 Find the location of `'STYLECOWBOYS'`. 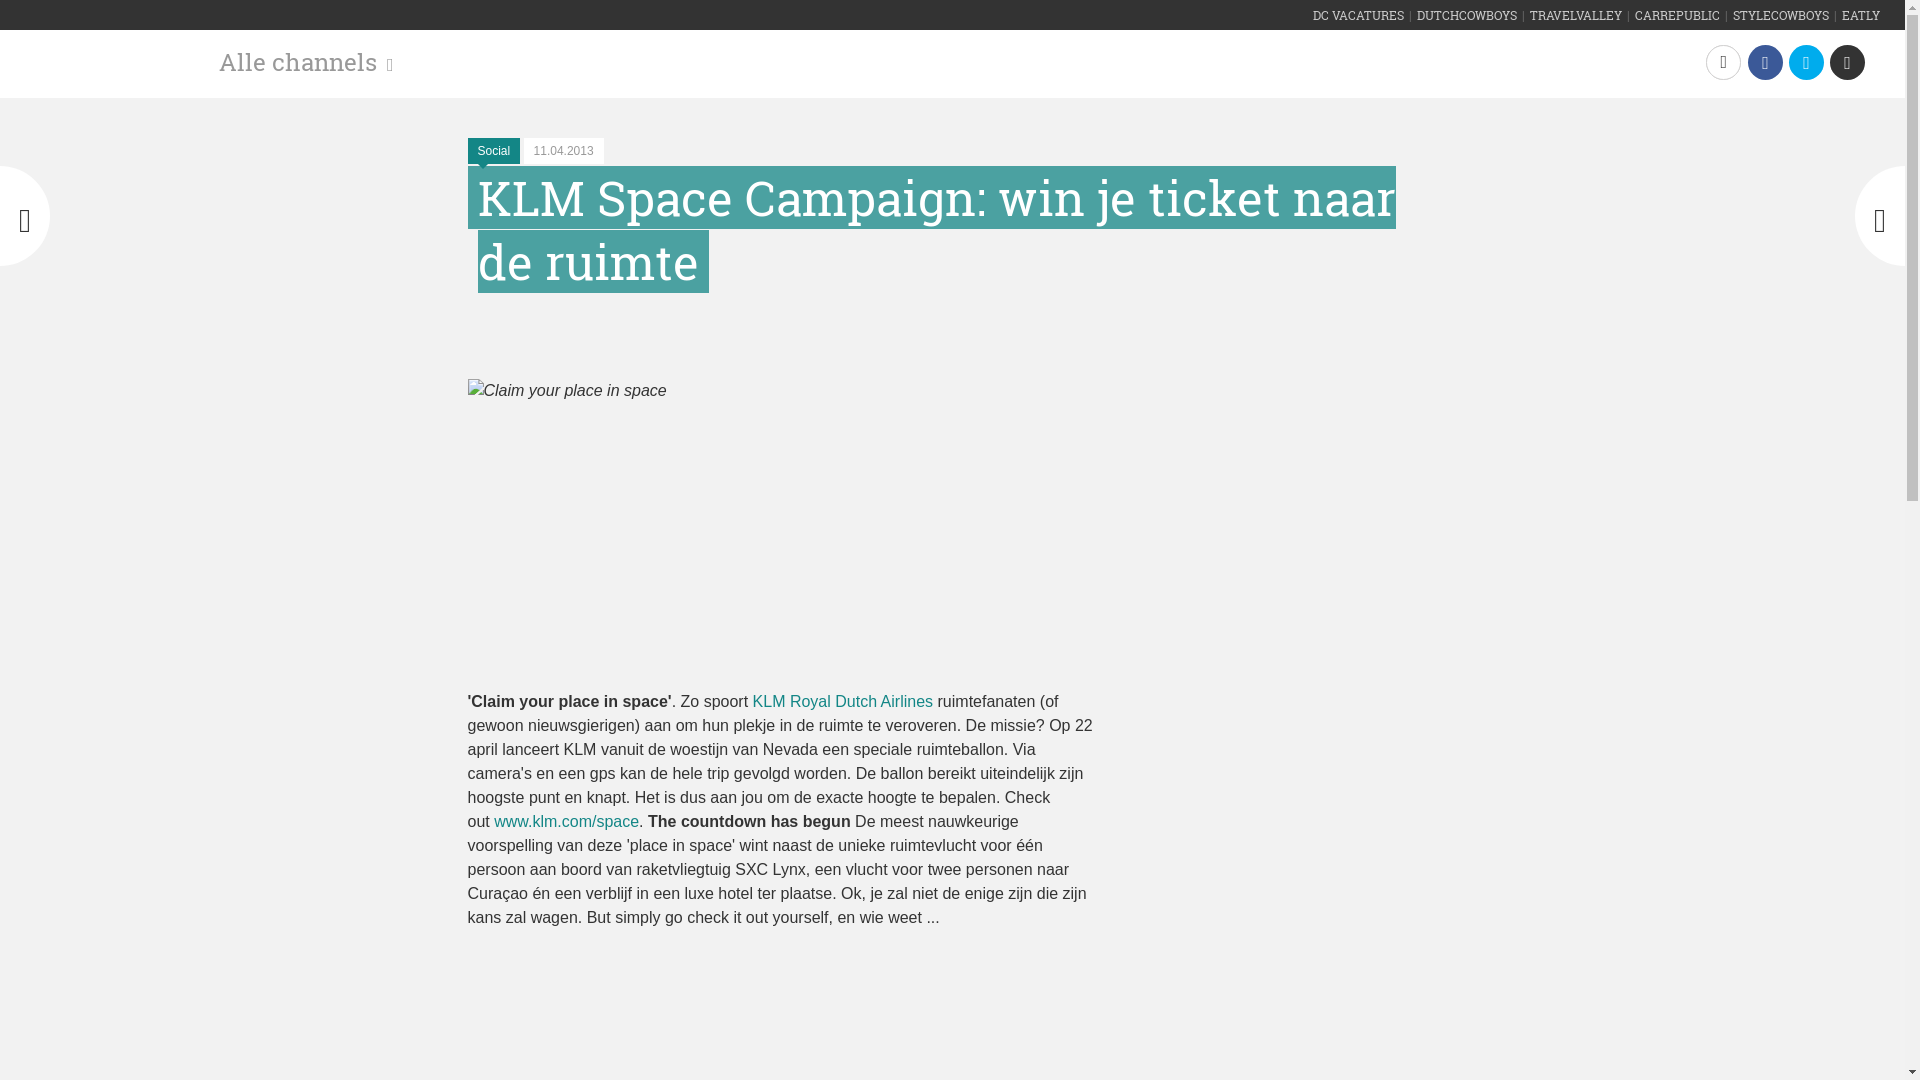

'STYLECOWBOYS' is located at coordinates (1731, 15).